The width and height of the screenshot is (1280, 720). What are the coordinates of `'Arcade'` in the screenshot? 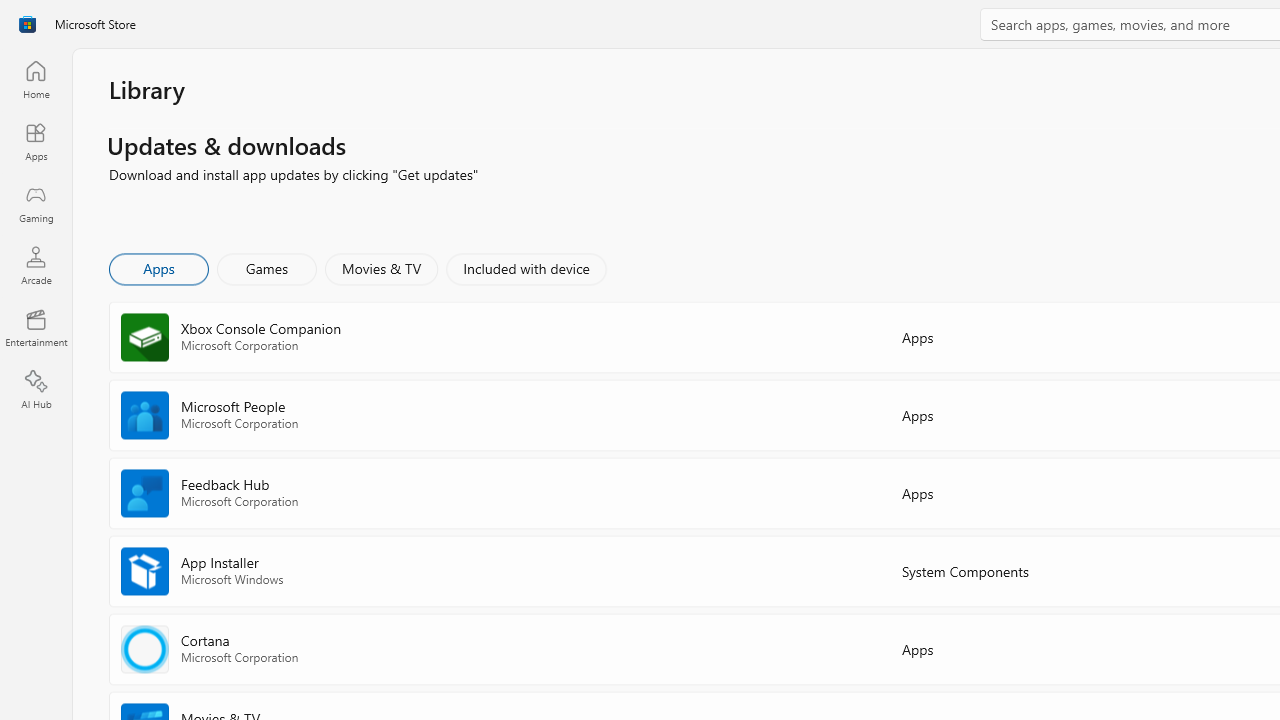 It's located at (35, 264).